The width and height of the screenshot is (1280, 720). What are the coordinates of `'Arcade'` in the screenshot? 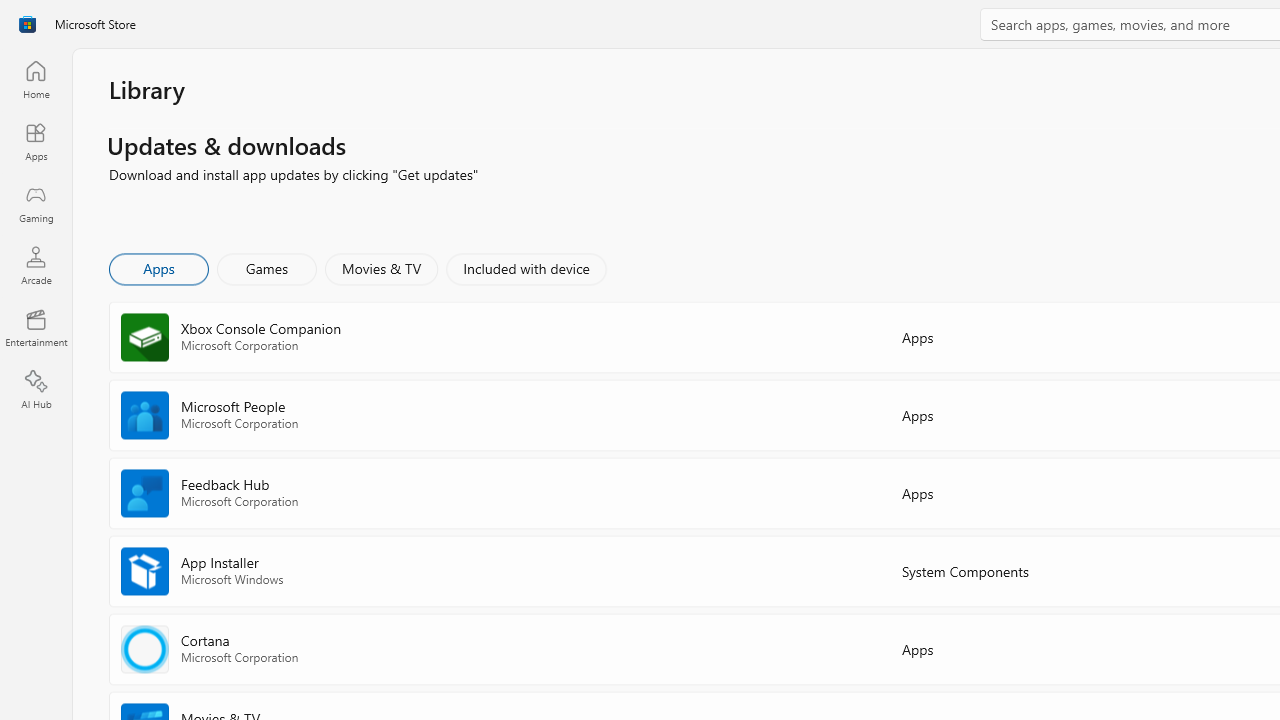 It's located at (35, 264).